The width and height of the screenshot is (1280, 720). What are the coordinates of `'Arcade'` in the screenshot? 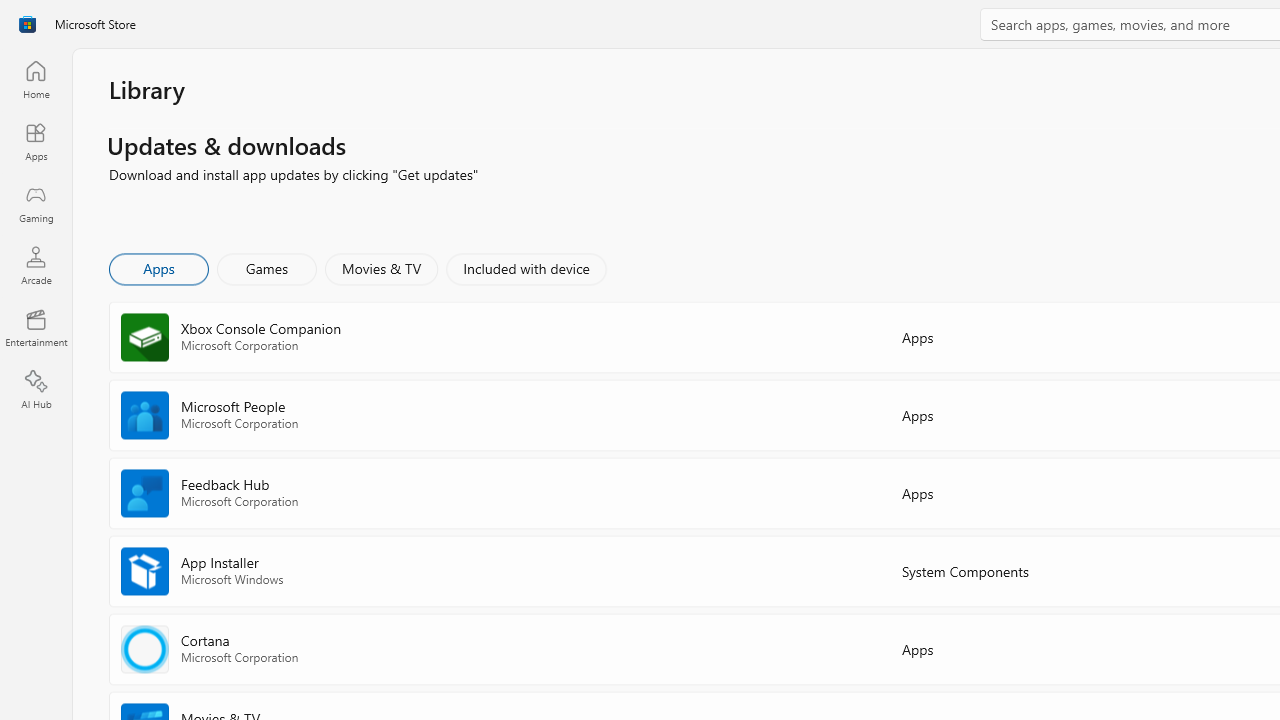 It's located at (35, 264).